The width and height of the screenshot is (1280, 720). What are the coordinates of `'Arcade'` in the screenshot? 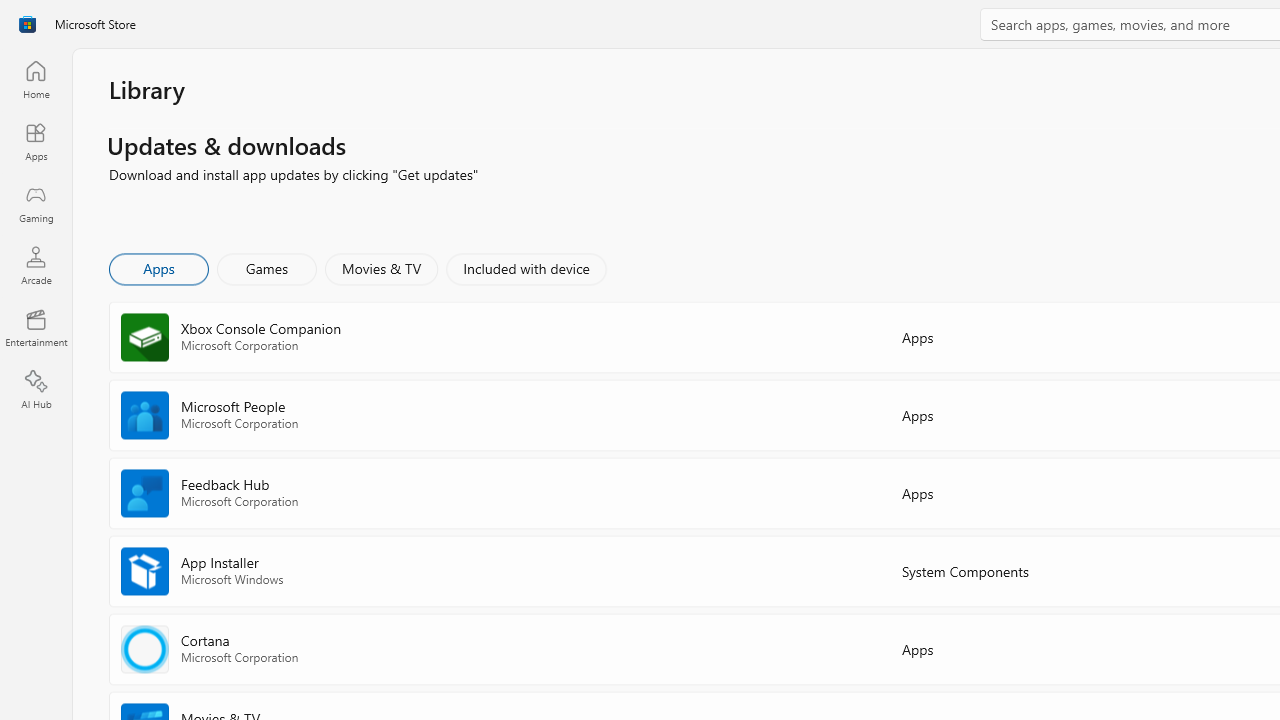 It's located at (35, 264).